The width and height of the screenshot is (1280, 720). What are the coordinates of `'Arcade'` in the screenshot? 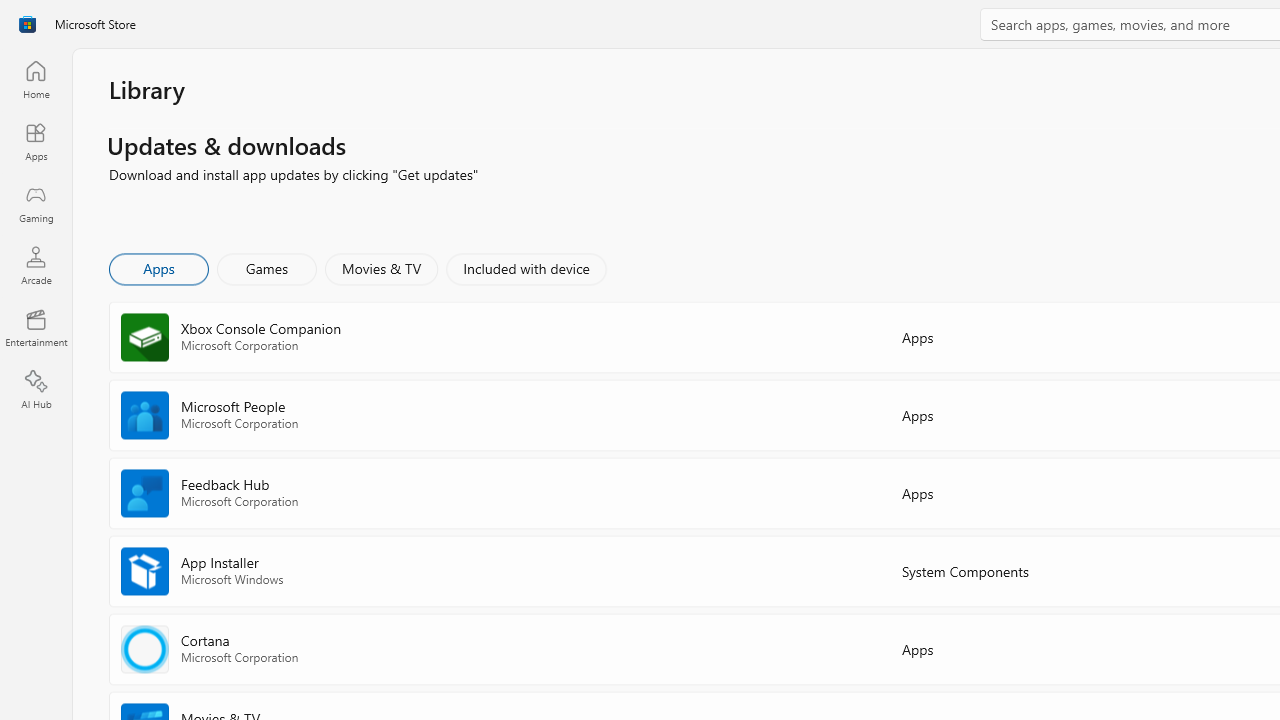 It's located at (35, 264).